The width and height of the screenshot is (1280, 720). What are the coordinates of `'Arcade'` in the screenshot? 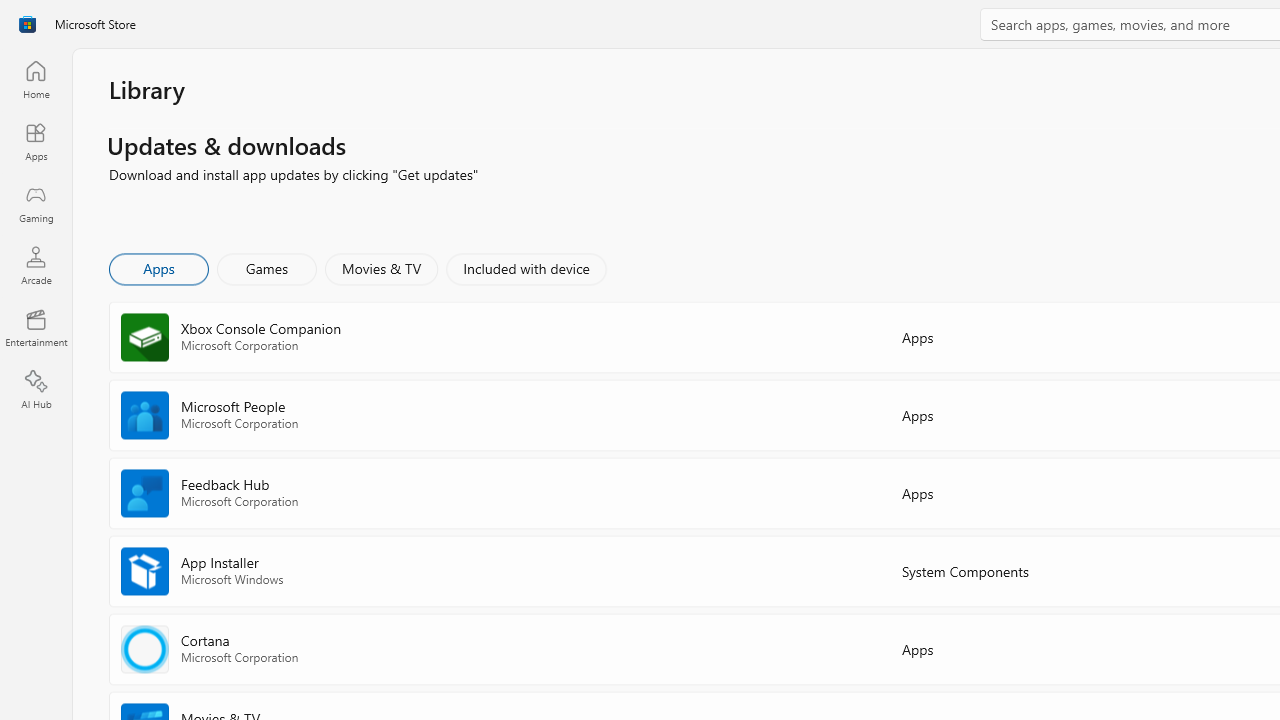 It's located at (35, 264).